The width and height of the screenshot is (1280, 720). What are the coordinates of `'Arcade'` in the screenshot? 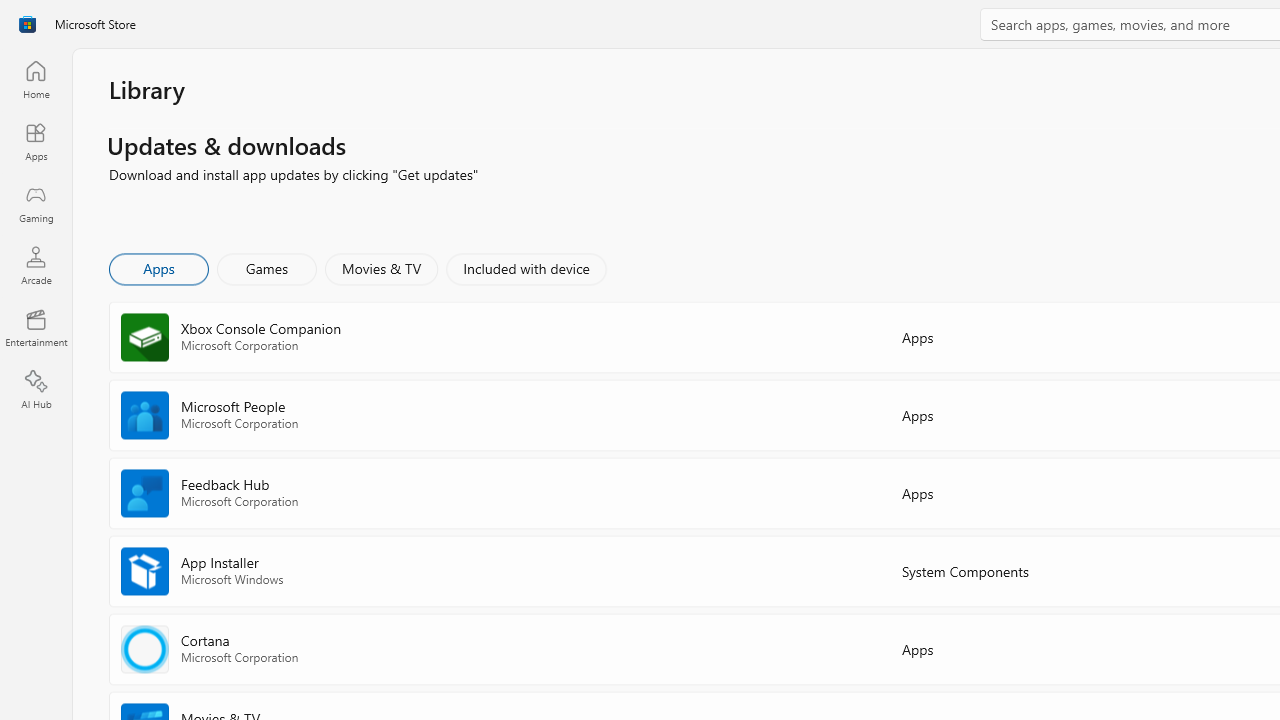 It's located at (35, 264).